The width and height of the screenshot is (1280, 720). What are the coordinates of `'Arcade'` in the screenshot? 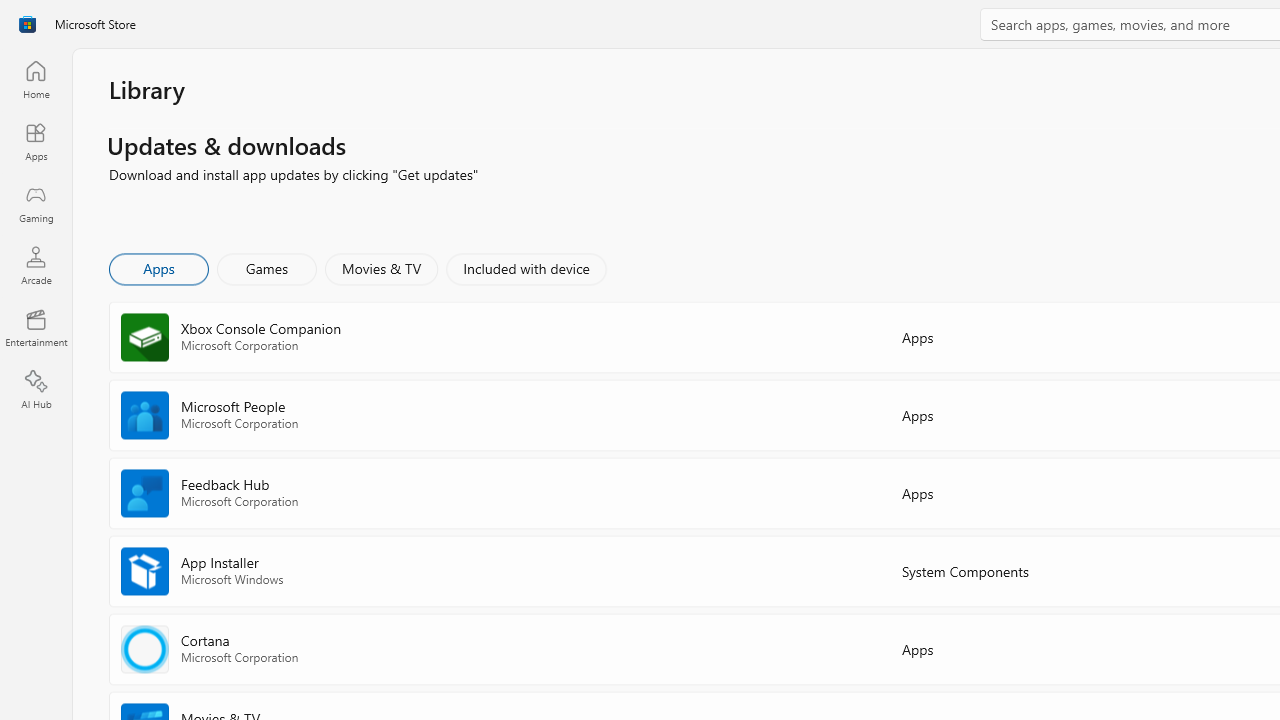 It's located at (35, 264).